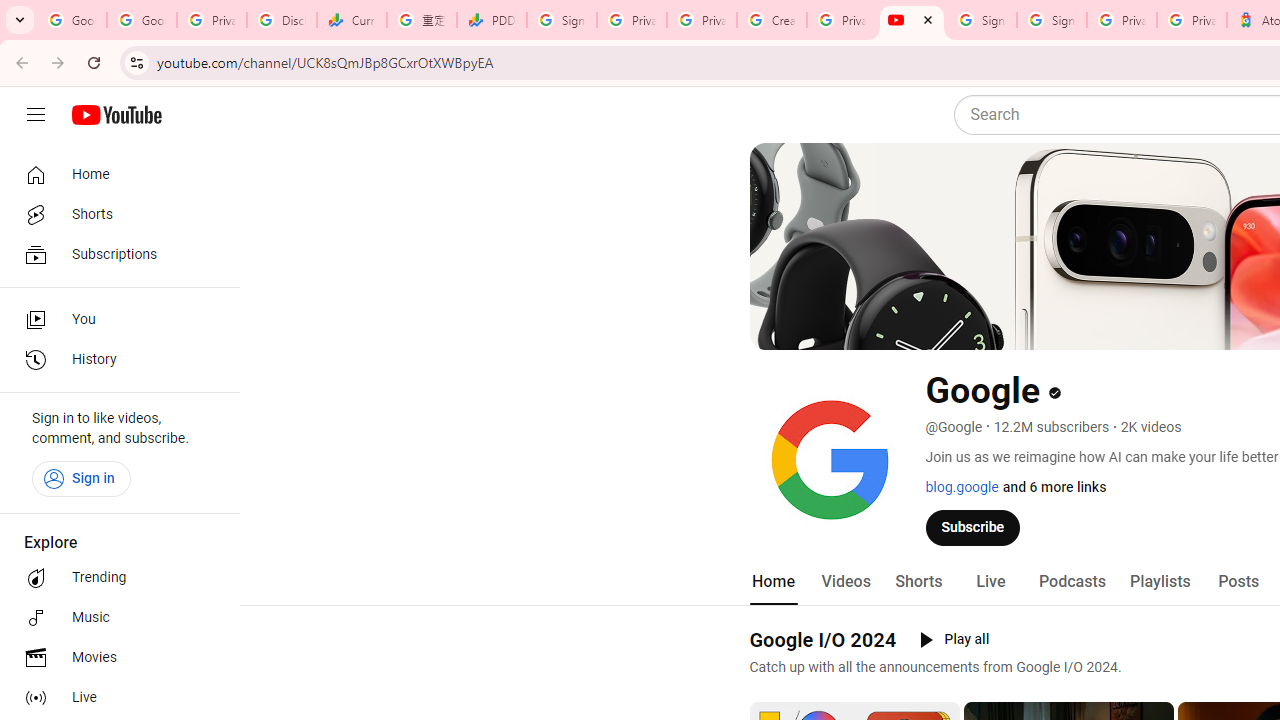 This screenshot has height=720, width=1280. Describe the element at coordinates (112, 658) in the screenshot. I see `'Movies'` at that location.